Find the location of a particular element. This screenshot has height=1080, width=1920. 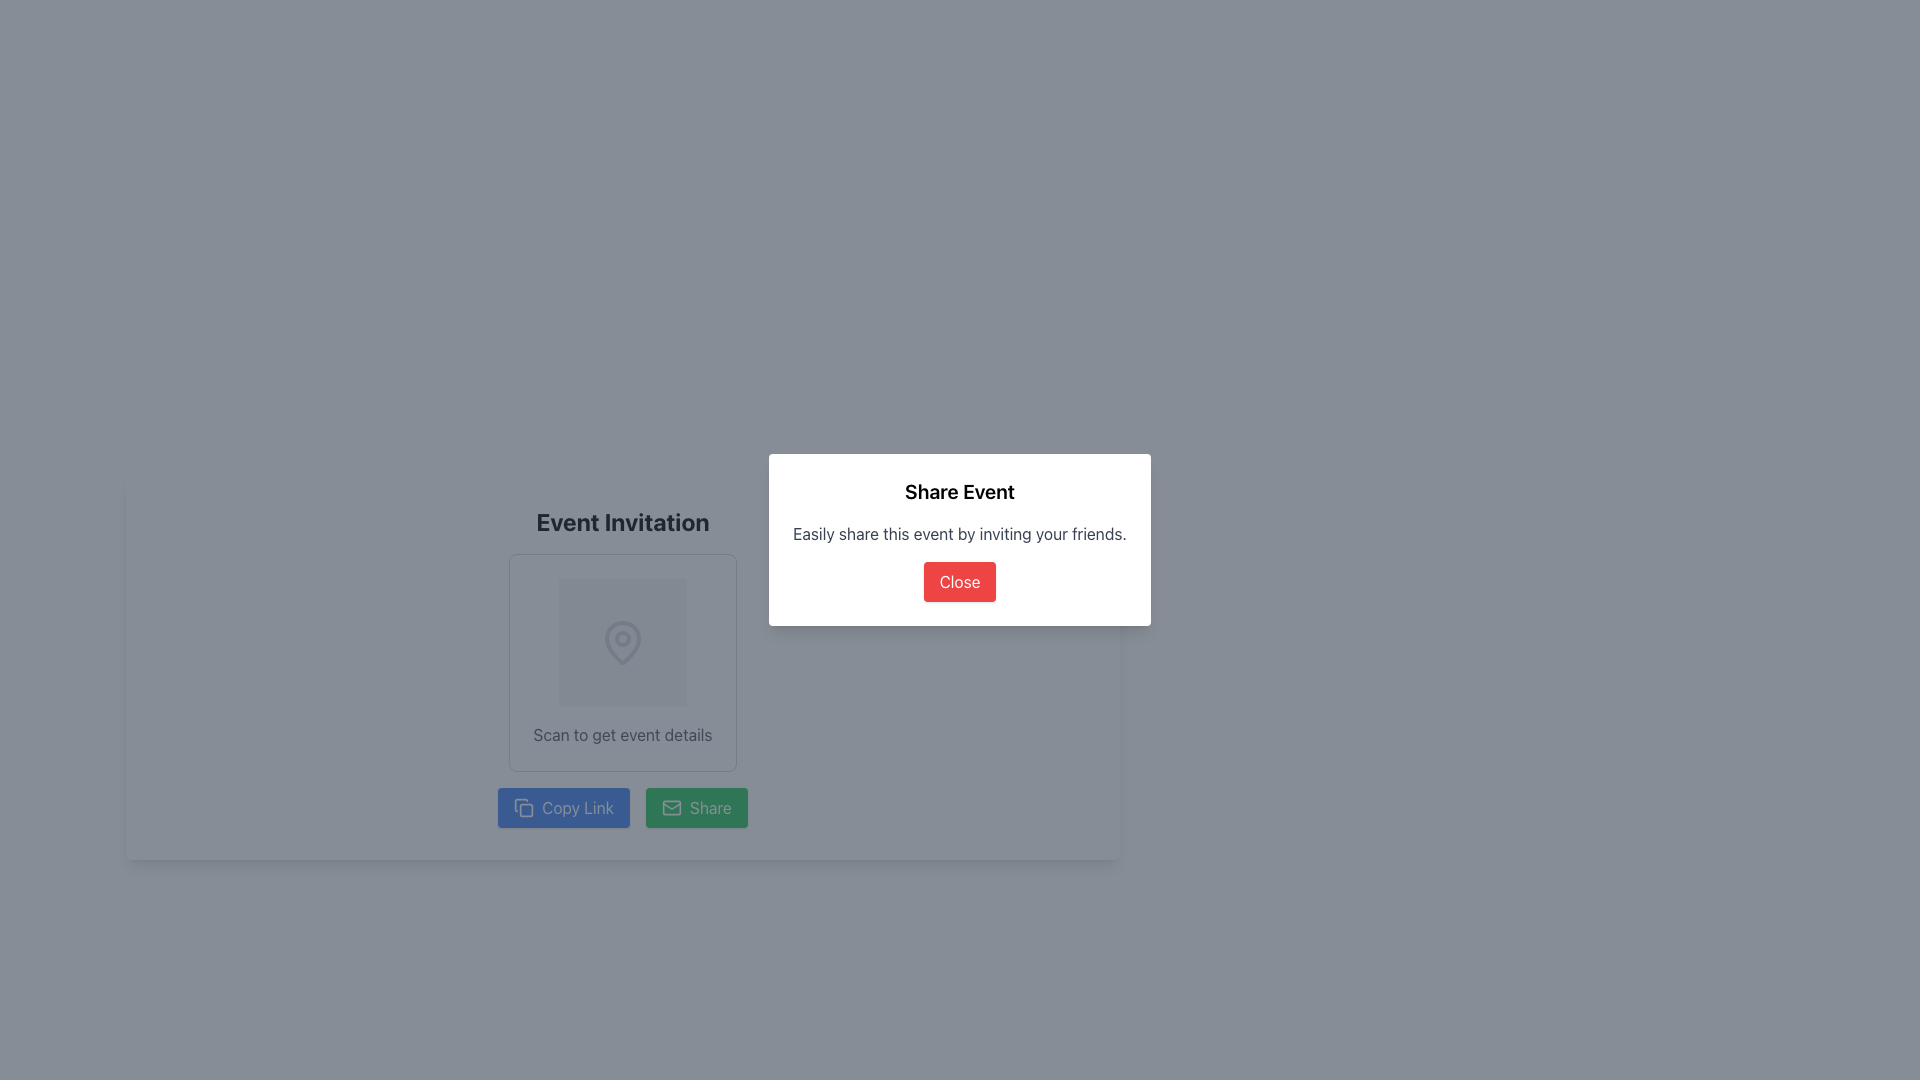

the central modal dialog that informs users about sharing an event for interactive feedback is located at coordinates (960, 540).